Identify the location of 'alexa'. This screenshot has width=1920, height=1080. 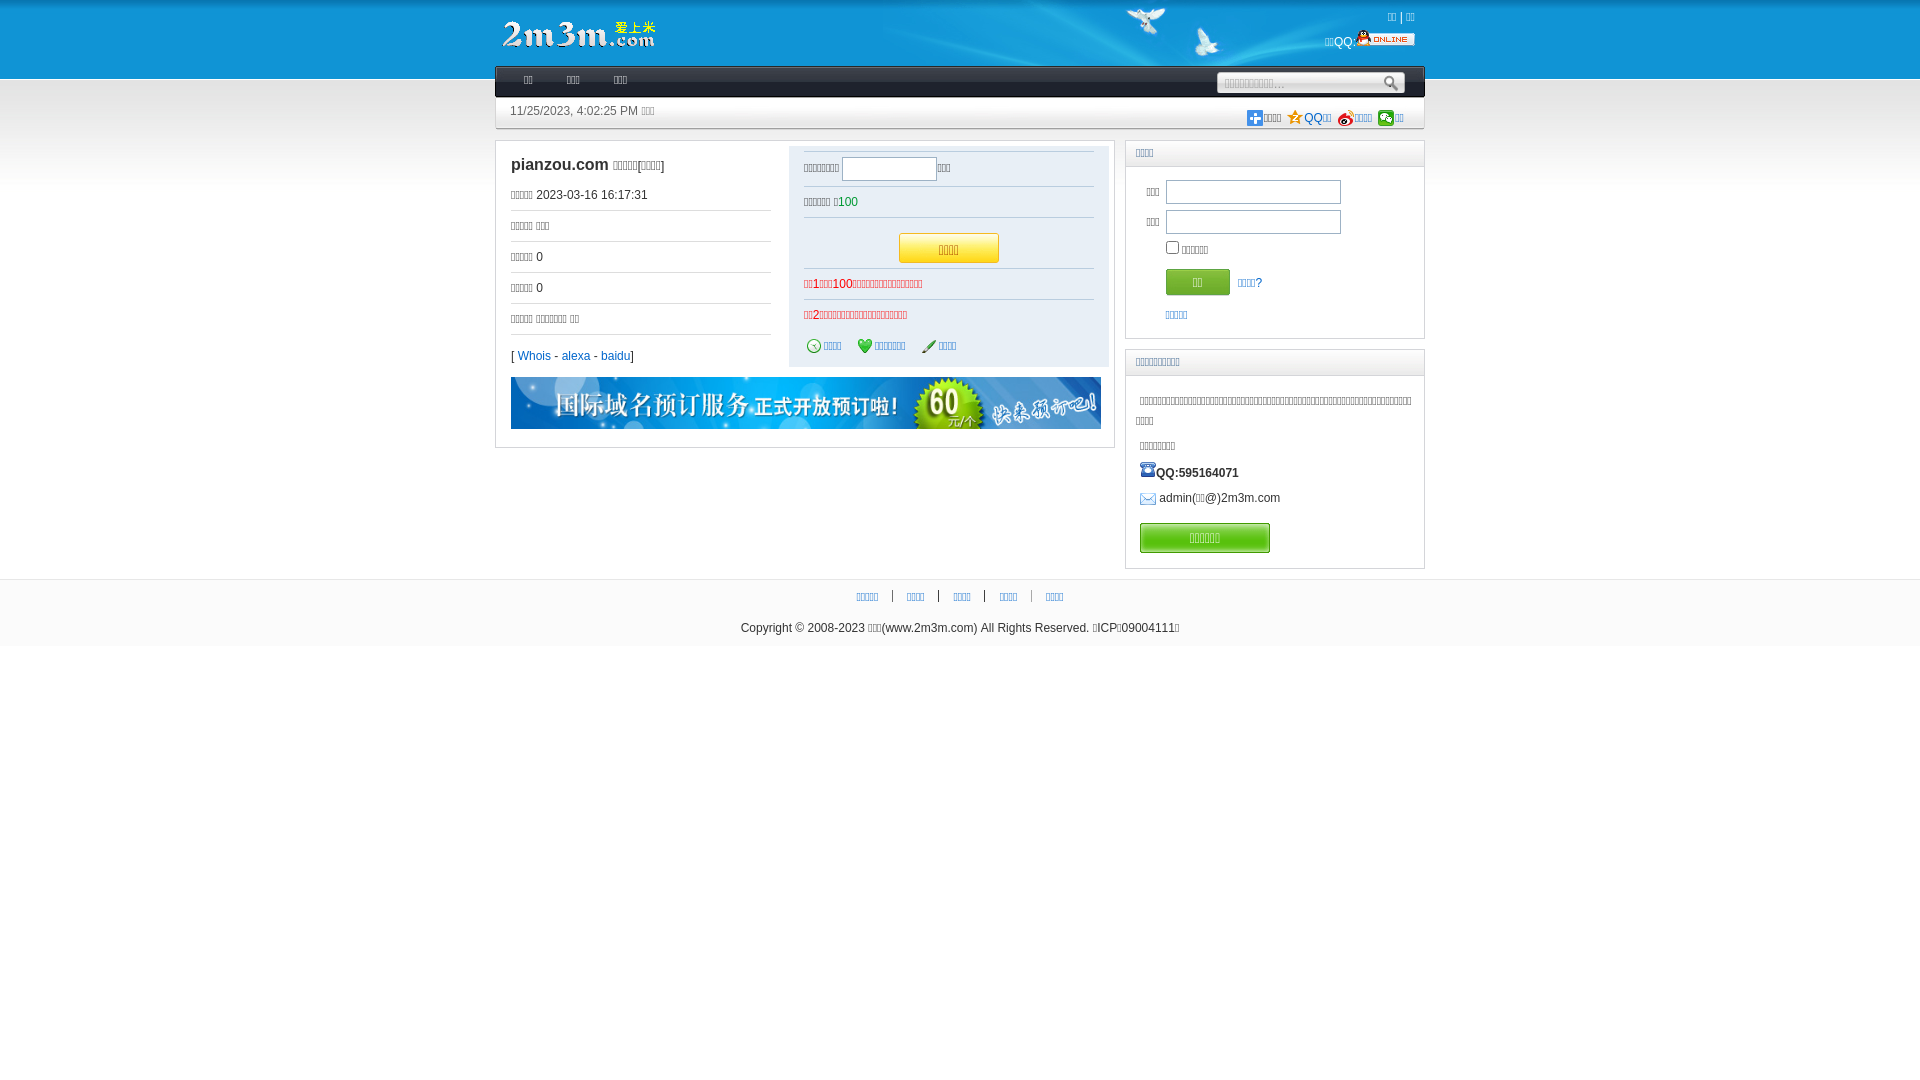
(575, 354).